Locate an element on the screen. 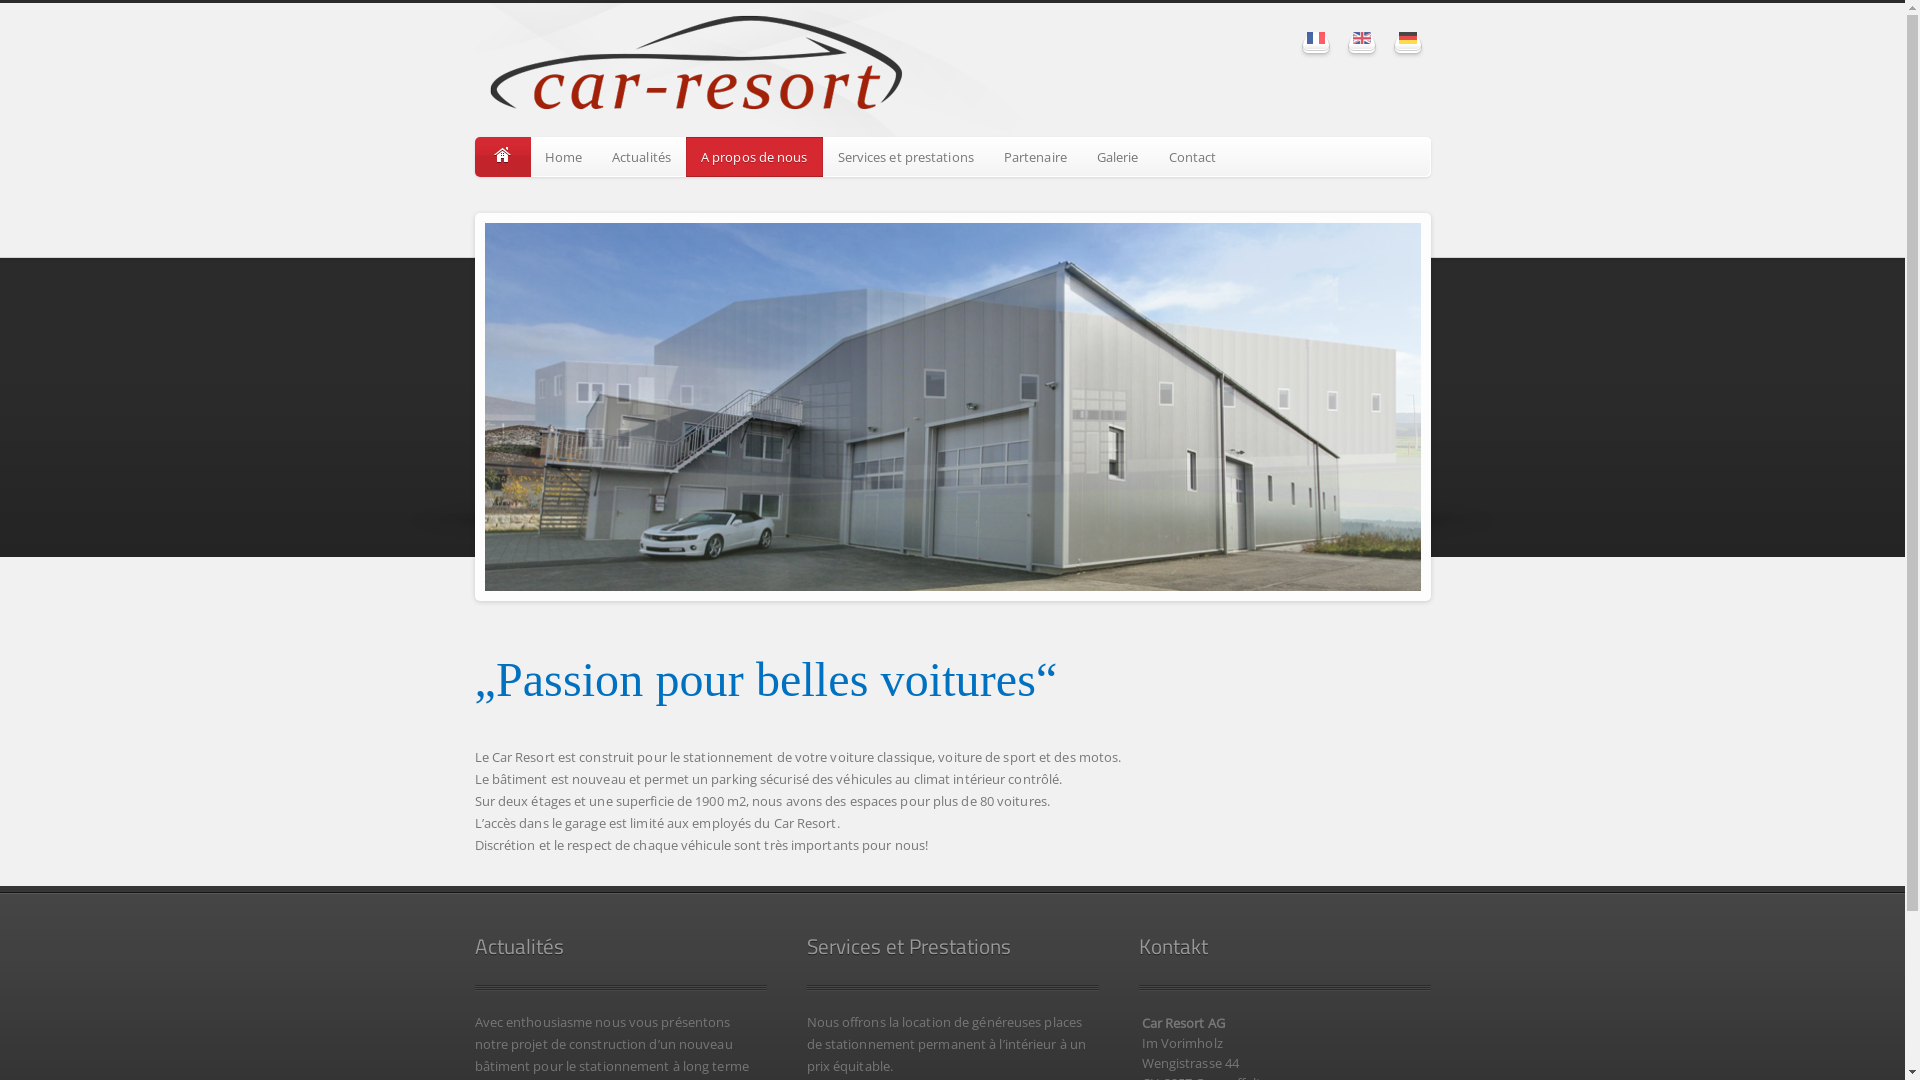 The width and height of the screenshot is (1920, 1080). 'Deutsch' is located at coordinates (1405, 38).